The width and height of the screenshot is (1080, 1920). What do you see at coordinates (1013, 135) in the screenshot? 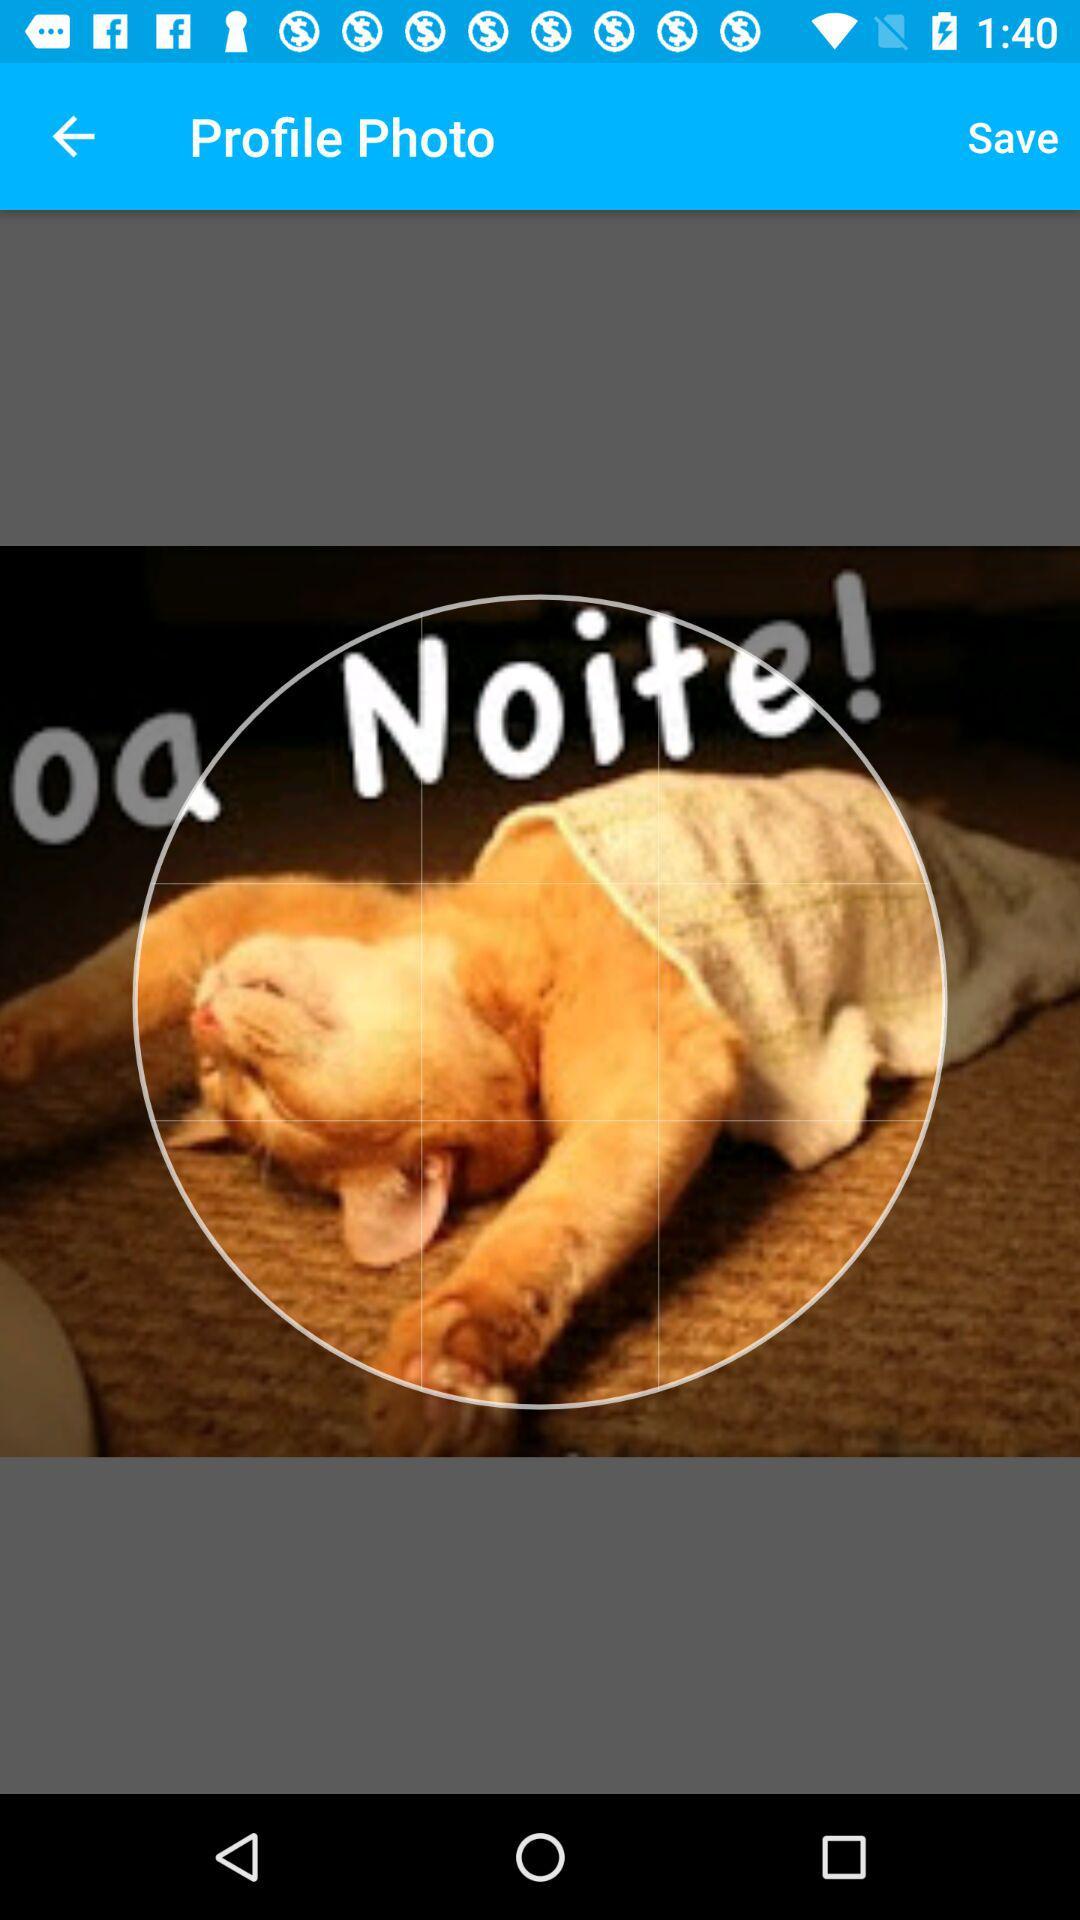
I see `the icon at the top right corner` at bounding box center [1013, 135].